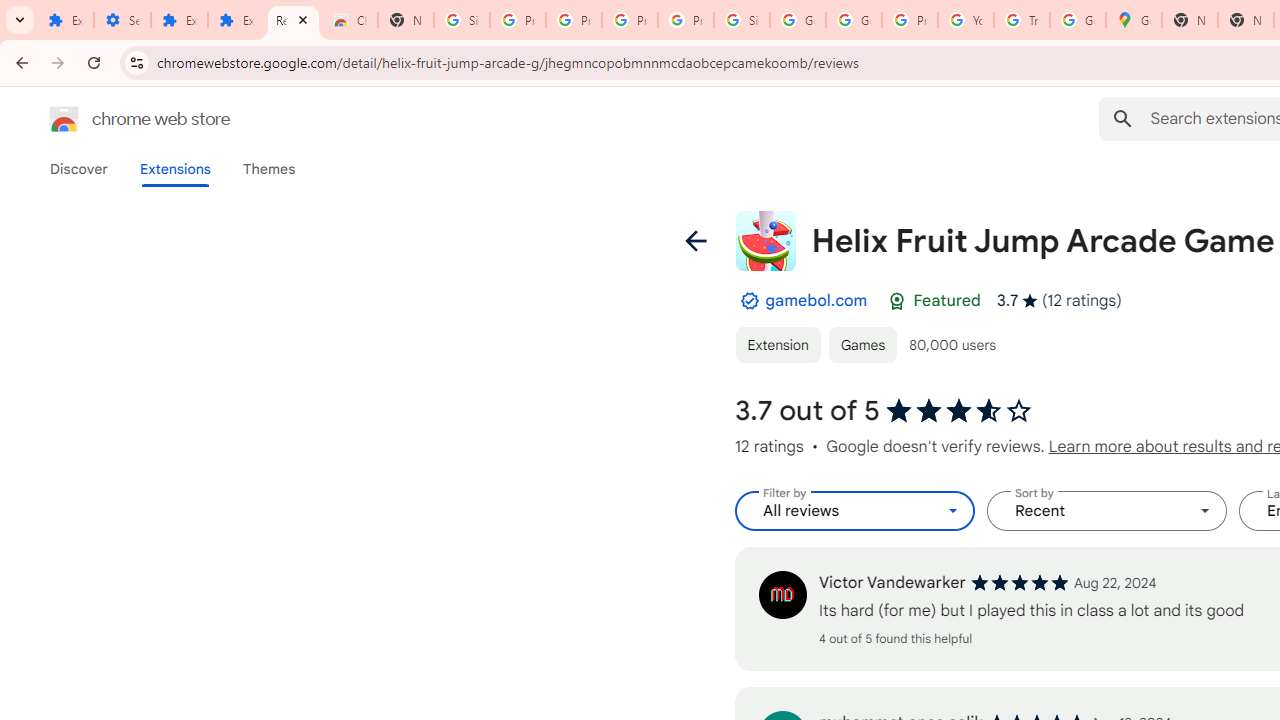  What do you see at coordinates (268, 168) in the screenshot?
I see `'Themes'` at bounding box center [268, 168].